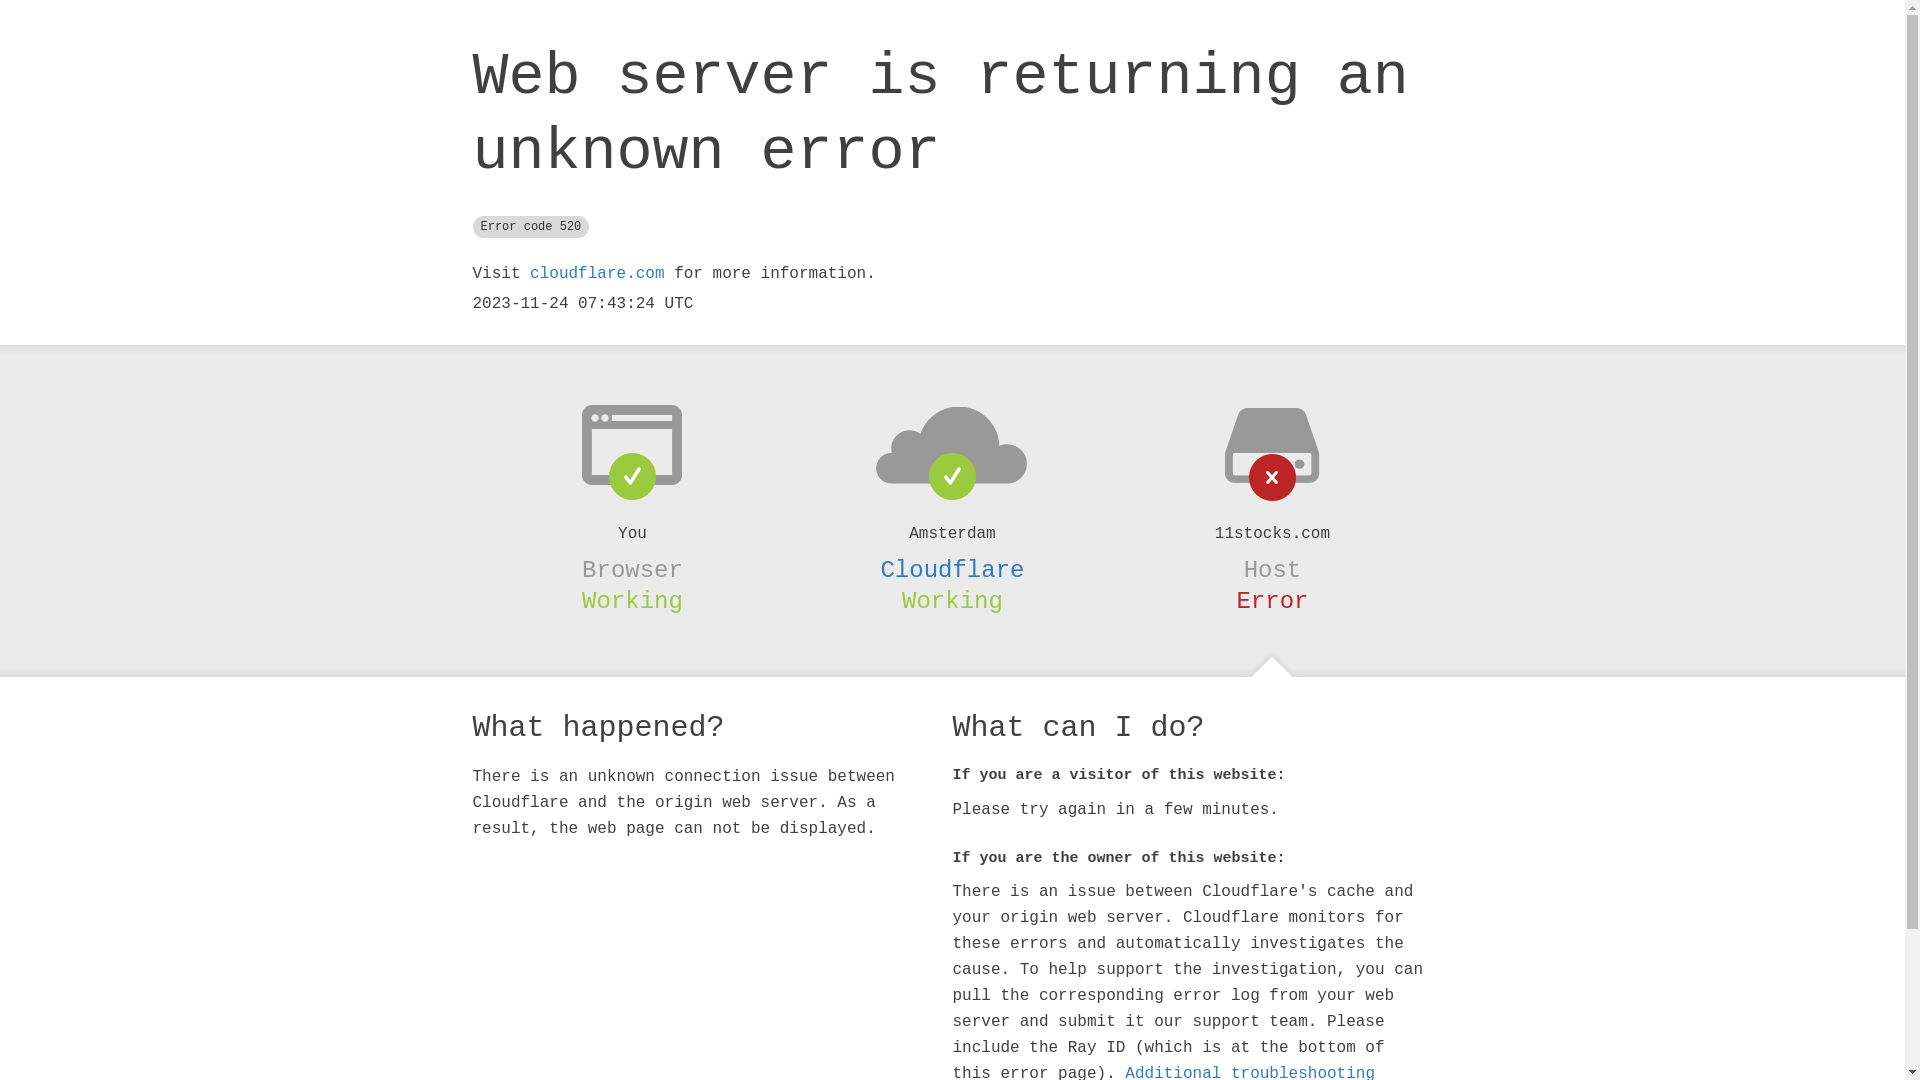 Image resolution: width=1920 pixels, height=1080 pixels. I want to click on 'Cloudflare', so click(879, 570).